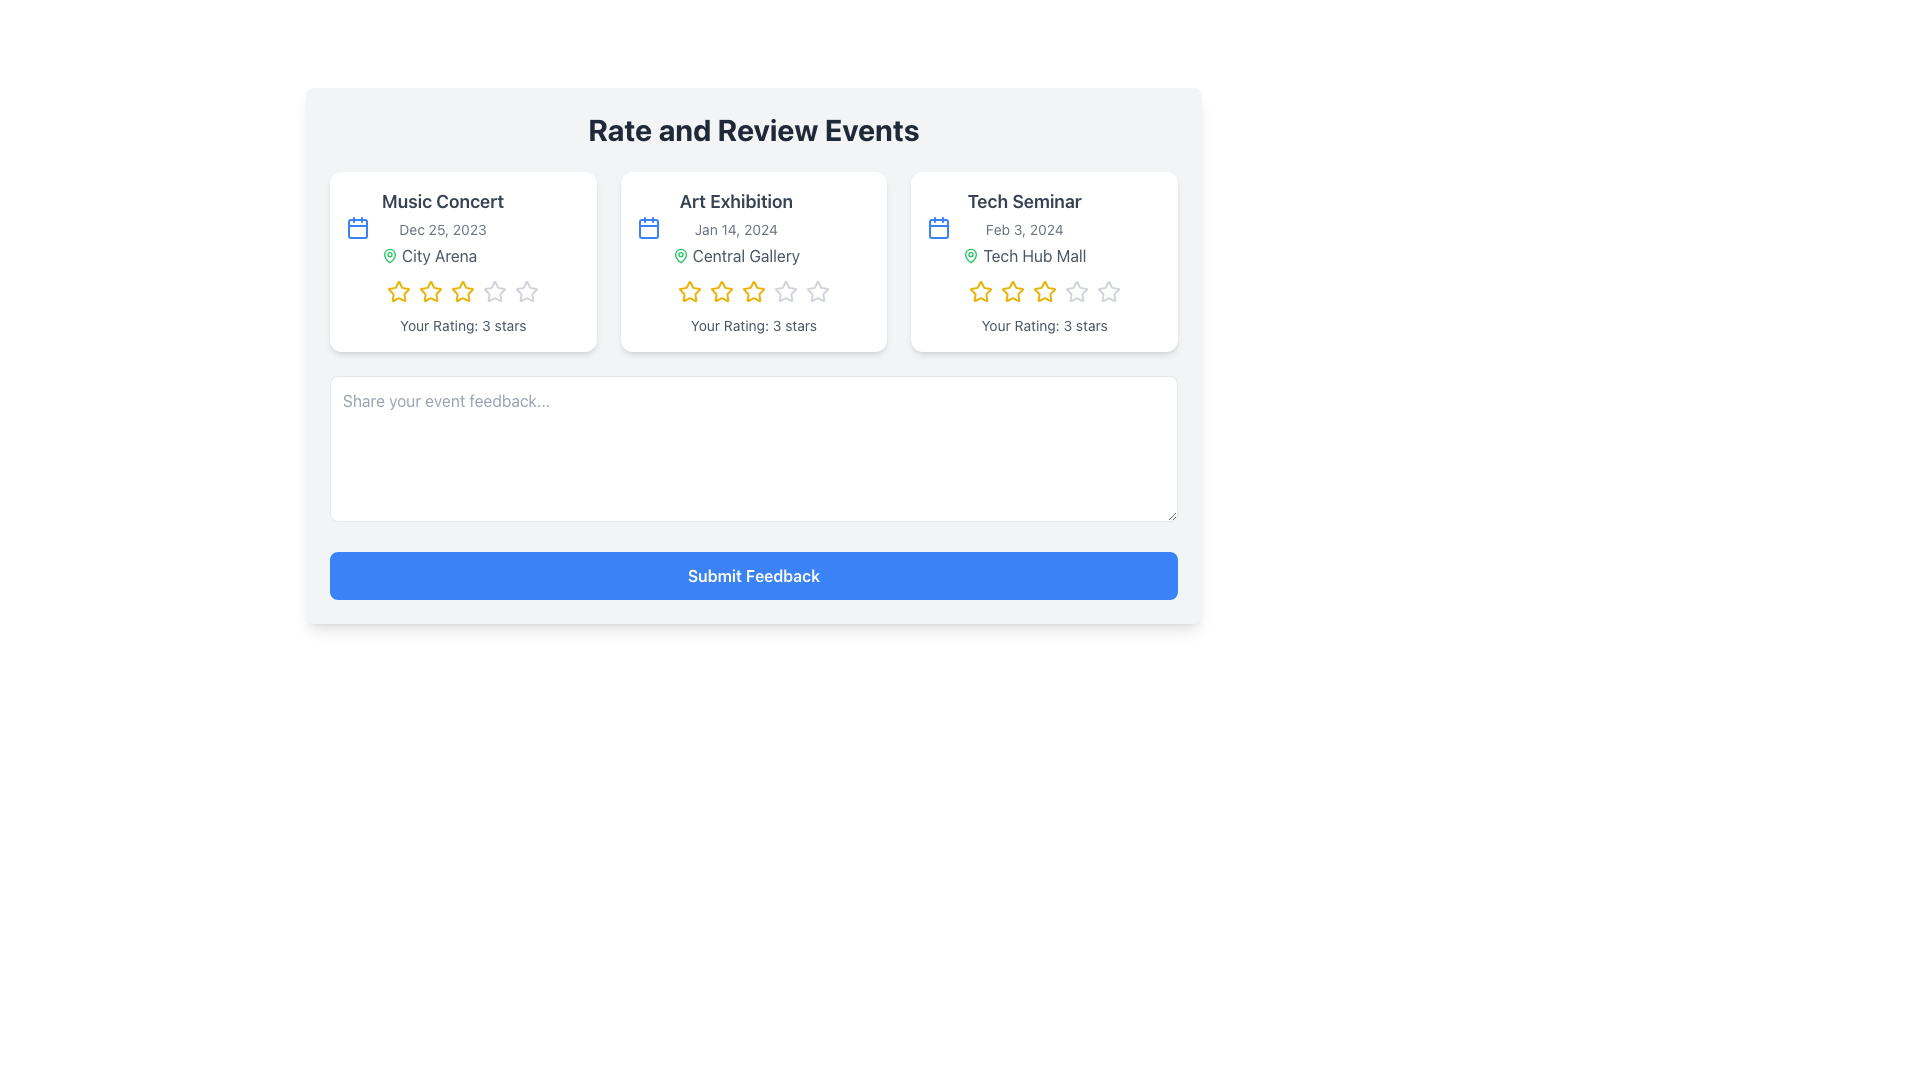 This screenshot has width=1920, height=1080. I want to click on the text label displaying the date 'Dec 25, 2023', which is styled in light gray and positioned within the 'Rate and Review Events' card, below 'Music Concert', so click(441, 229).